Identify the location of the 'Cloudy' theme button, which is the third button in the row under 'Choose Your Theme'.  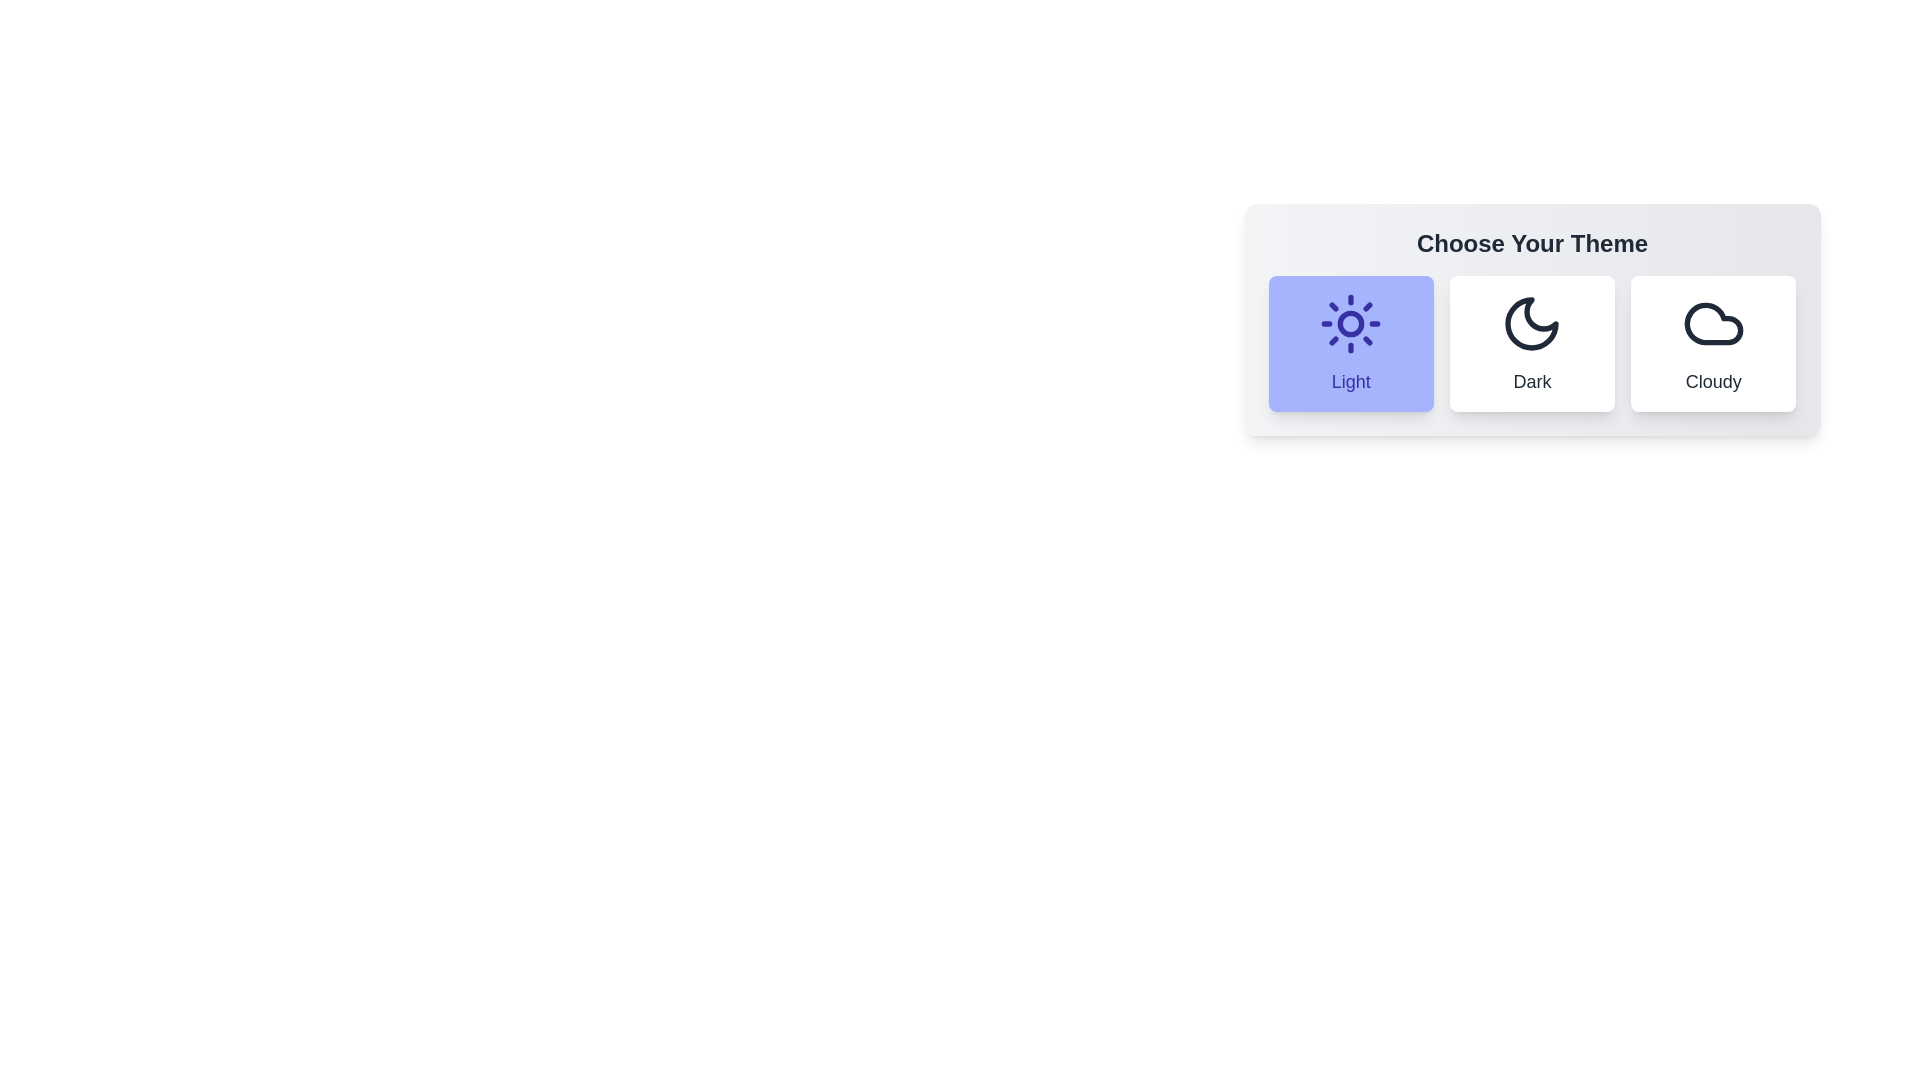
(1712, 342).